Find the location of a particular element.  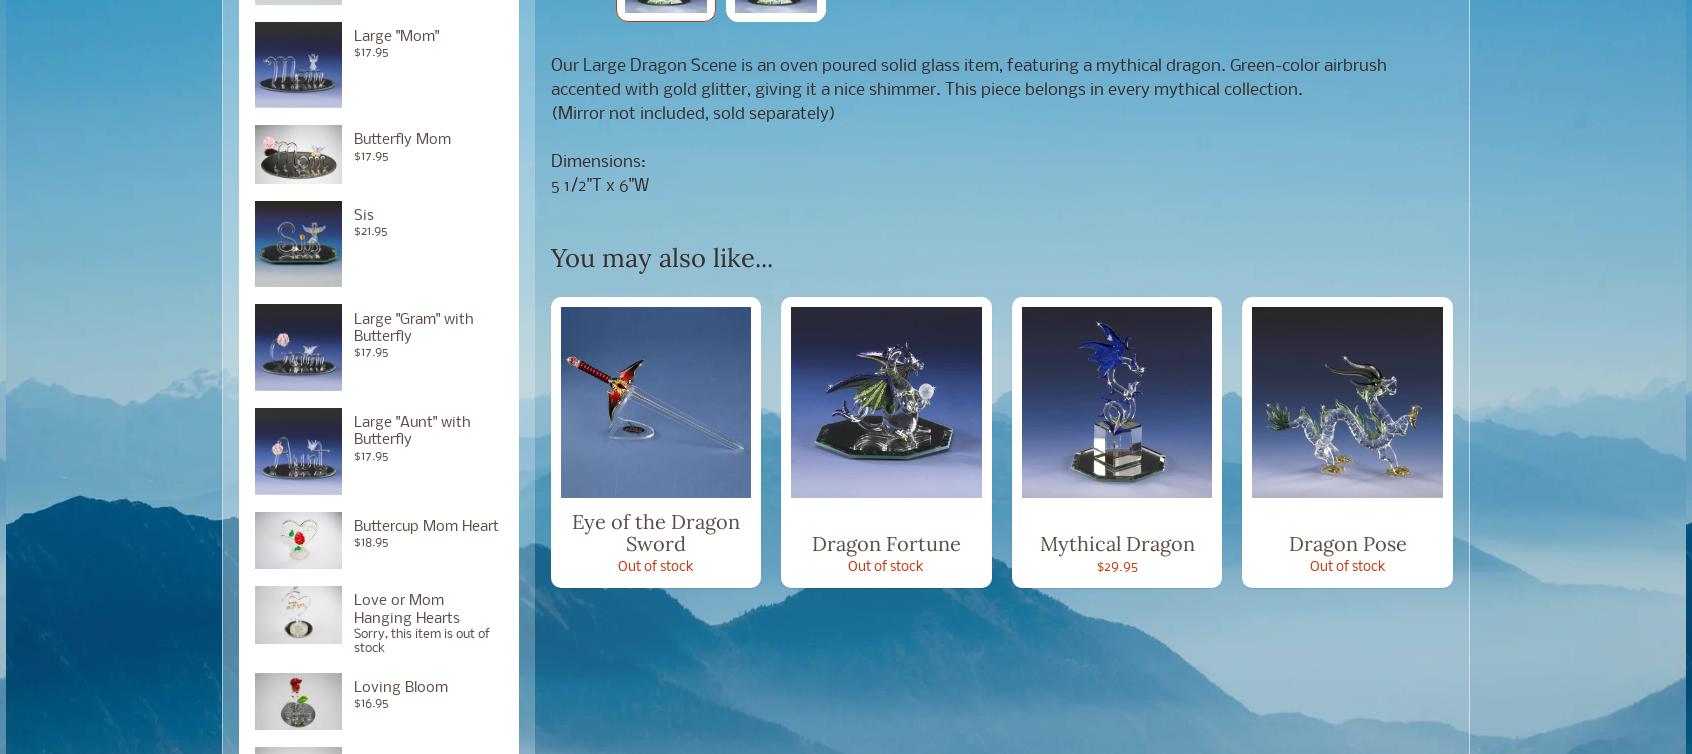

'Our Large Dragon Scene is an oven poured solid glass item, featuring a mythical dragon. Green-color airbrush accented with gold glitter, giving it a nice shimmer. This piece belongs in every mythical collection.' is located at coordinates (967, 77).